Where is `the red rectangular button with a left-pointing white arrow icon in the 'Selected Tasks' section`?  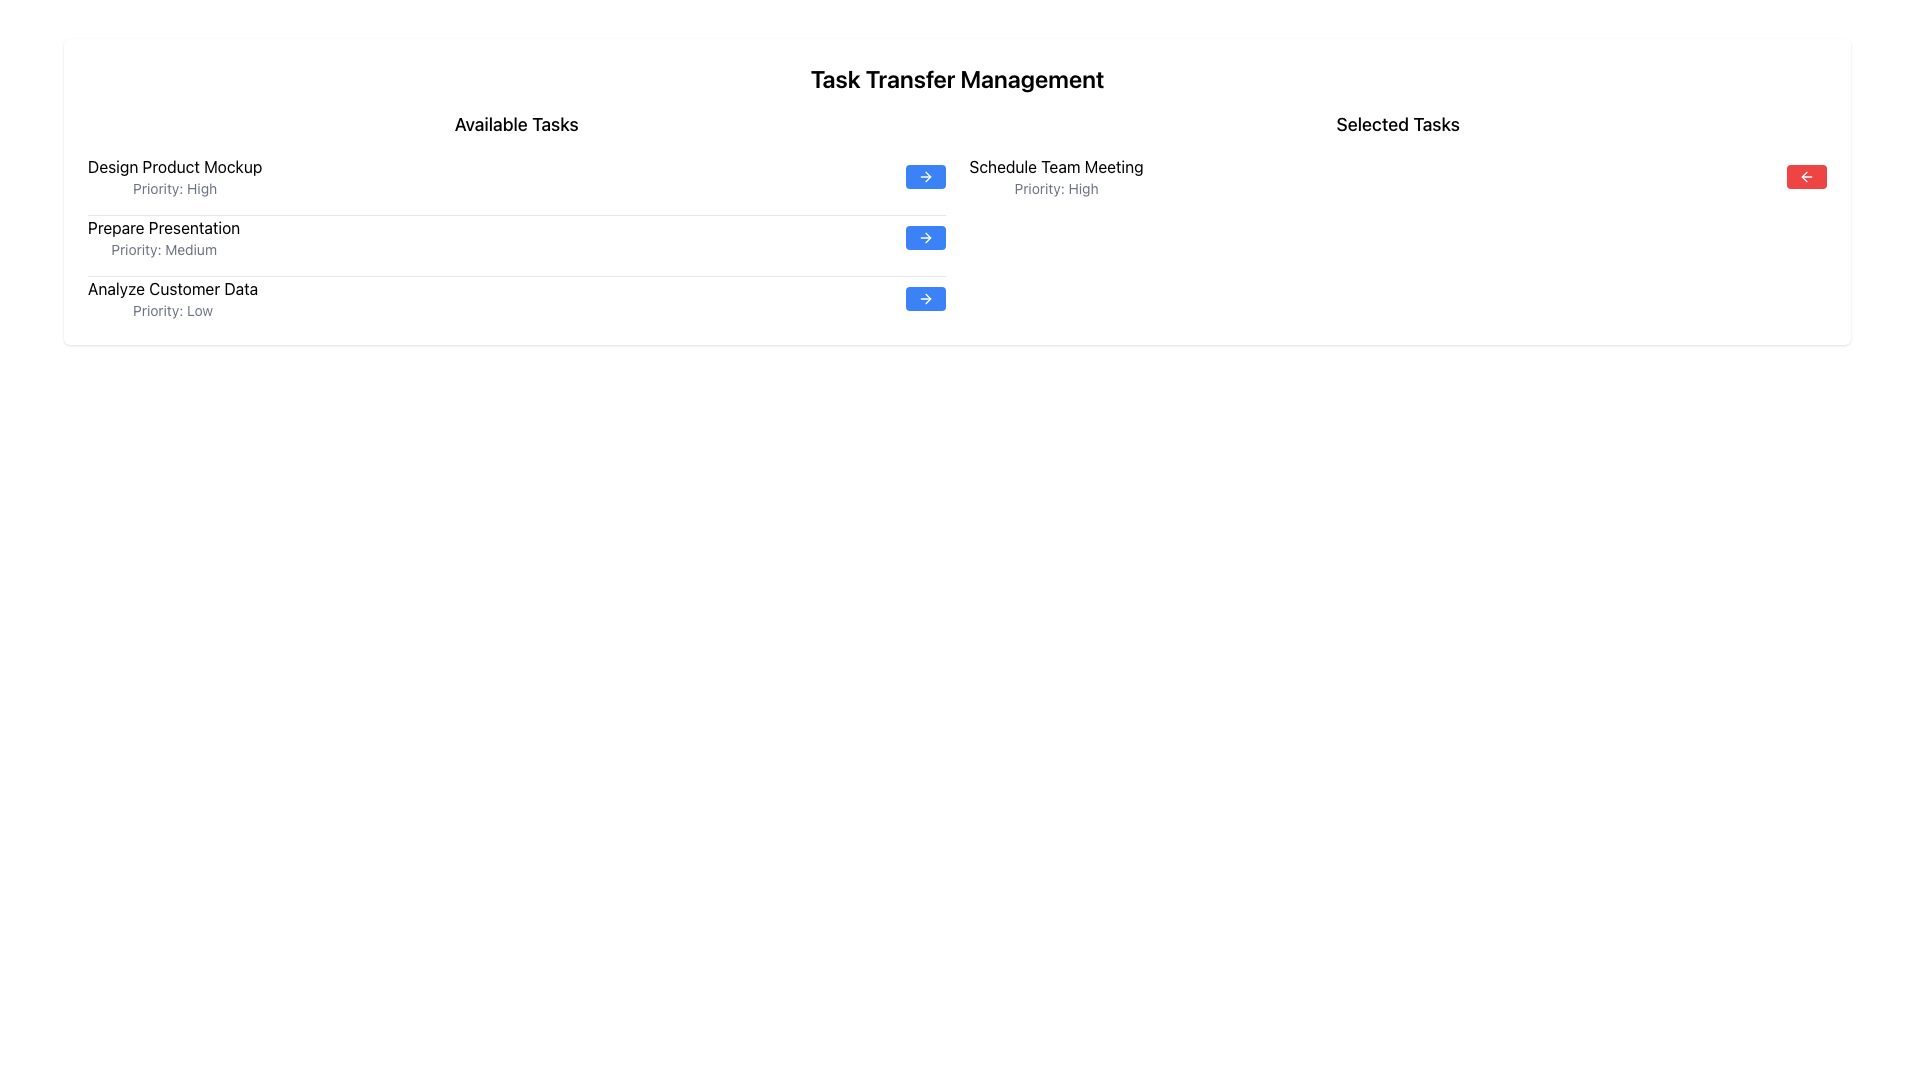 the red rectangular button with a left-pointing white arrow icon in the 'Selected Tasks' section is located at coordinates (1806, 176).